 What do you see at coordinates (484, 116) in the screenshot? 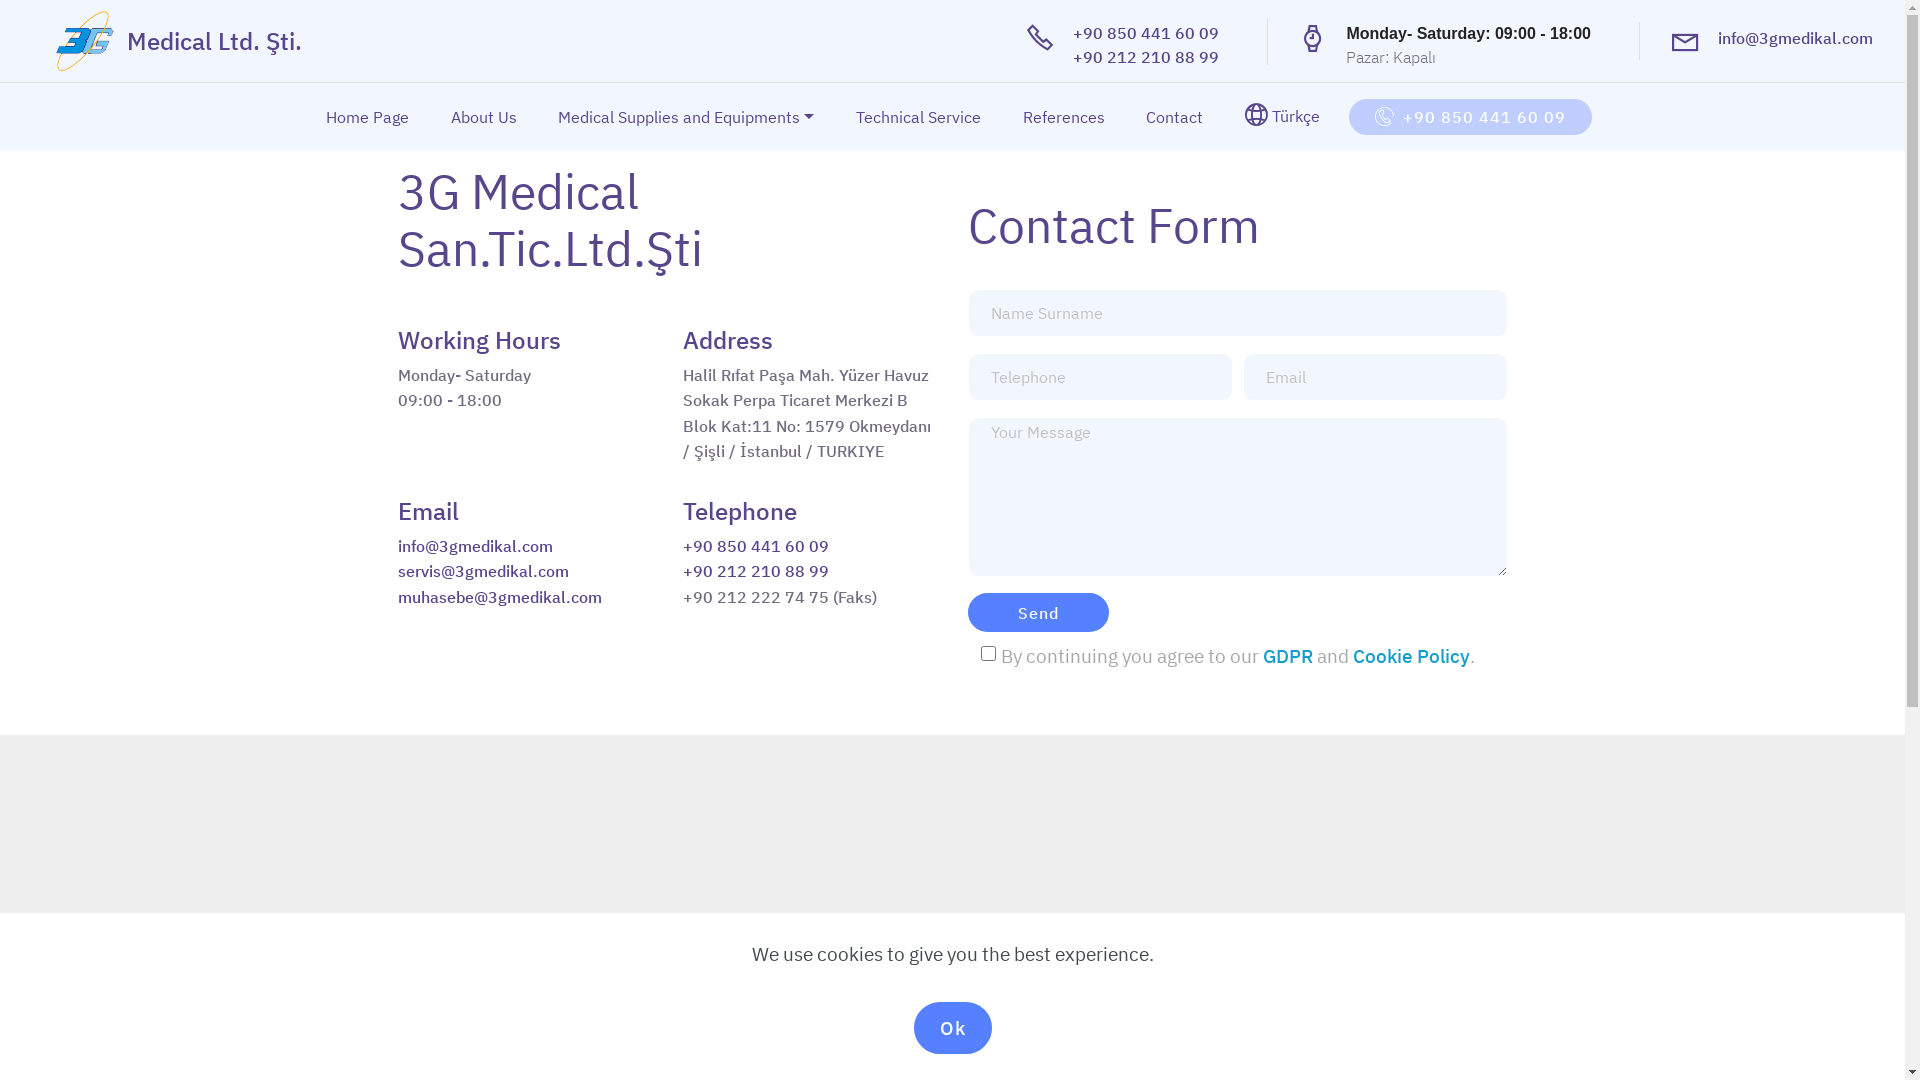
I see `'About Us'` at bounding box center [484, 116].